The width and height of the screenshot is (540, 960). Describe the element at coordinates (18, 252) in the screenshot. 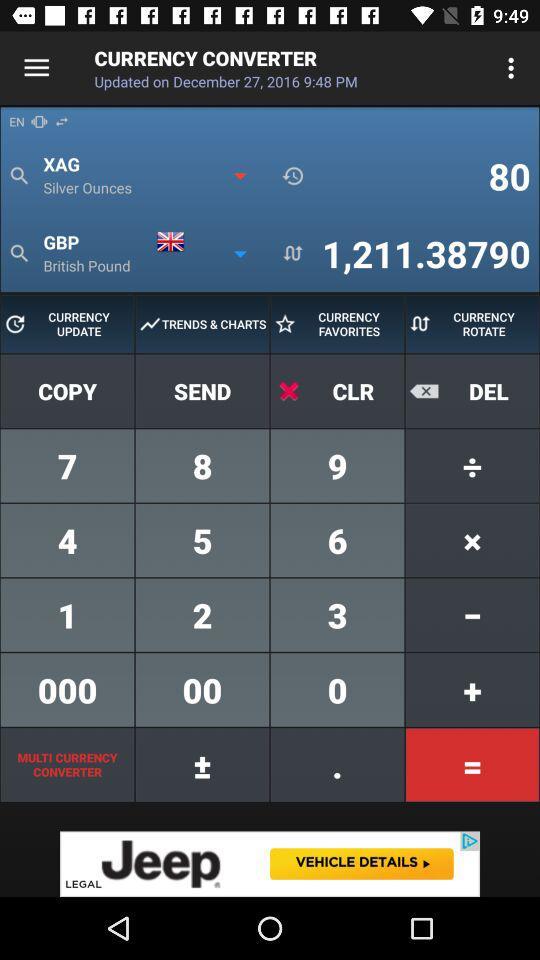

I see `the search icon` at that location.